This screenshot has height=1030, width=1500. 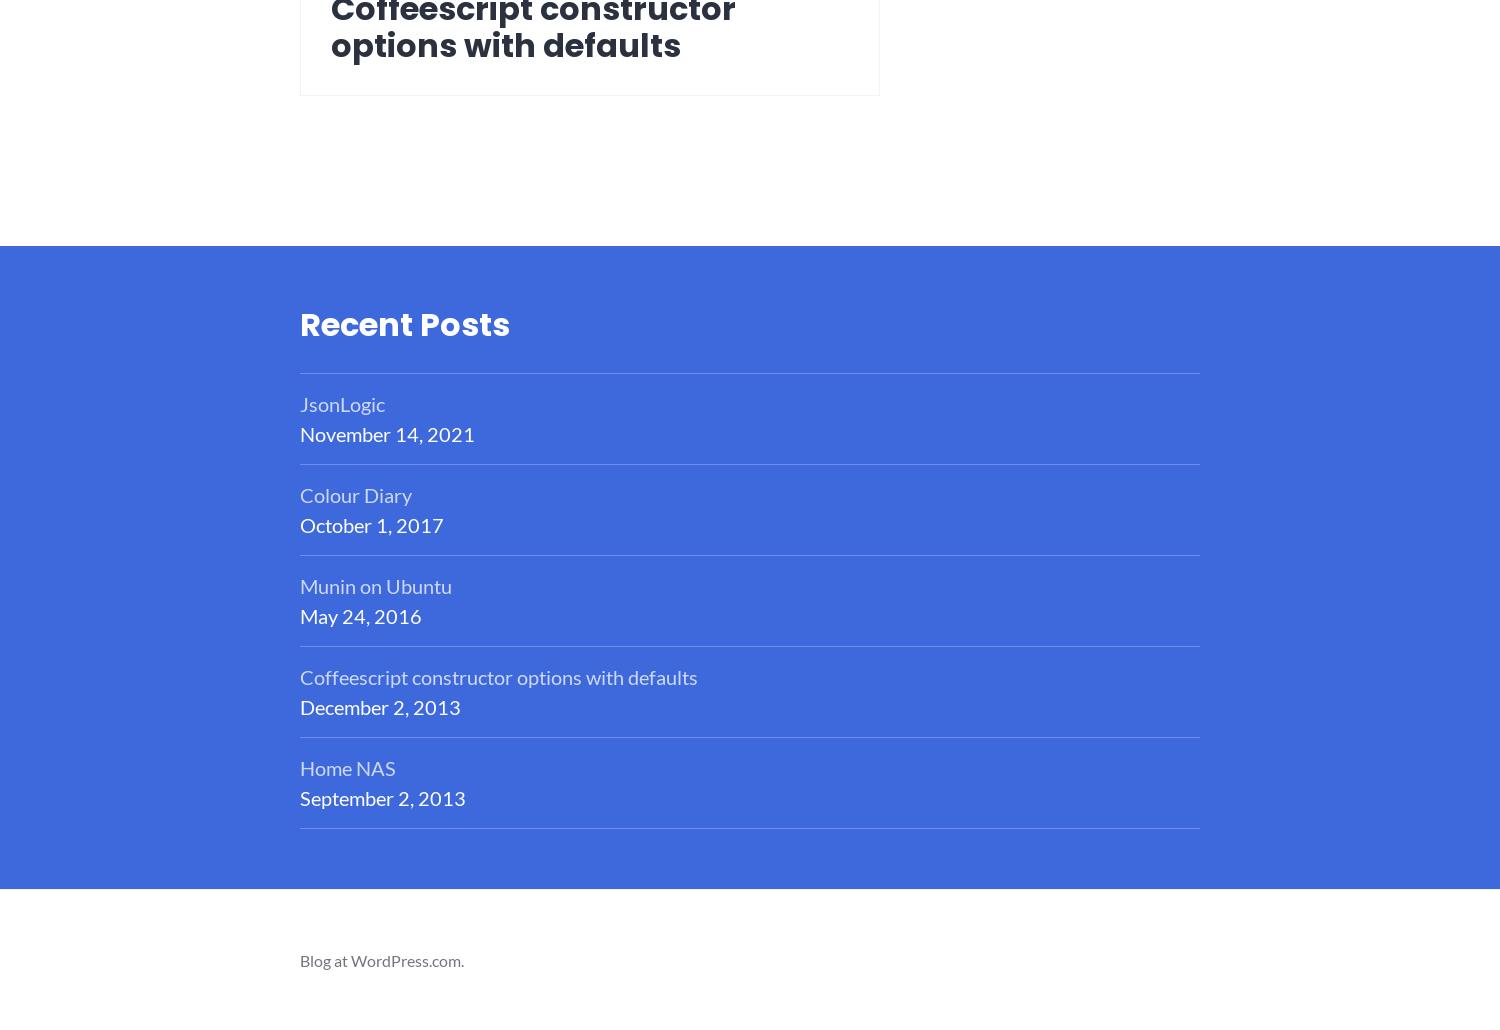 What do you see at coordinates (300, 524) in the screenshot?
I see `'October 1, 2017'` at bounding box center [300, 524].